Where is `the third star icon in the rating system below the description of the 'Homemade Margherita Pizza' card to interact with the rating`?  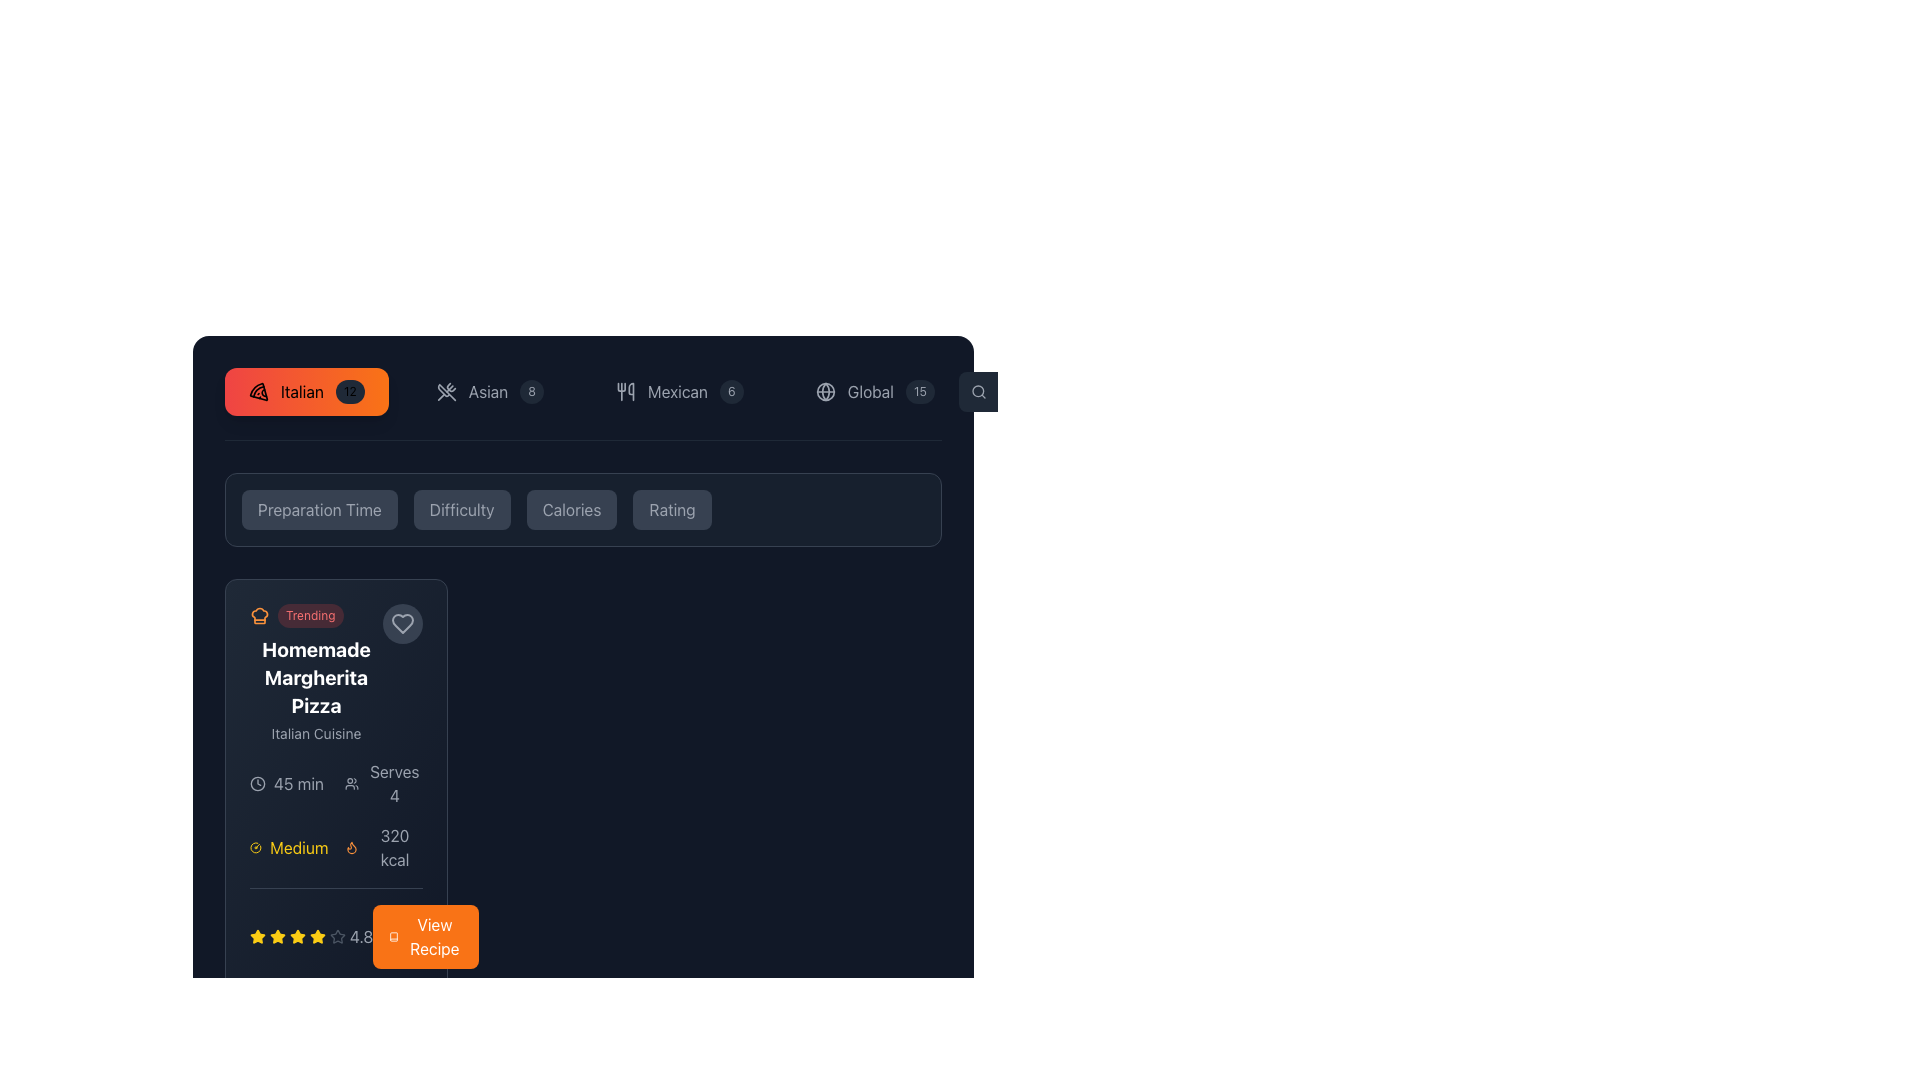
the third star icon in the rating system below the description of the 'Homemade Margherita Pizza' card to interact with the rating is located at coordinates (296, 936).